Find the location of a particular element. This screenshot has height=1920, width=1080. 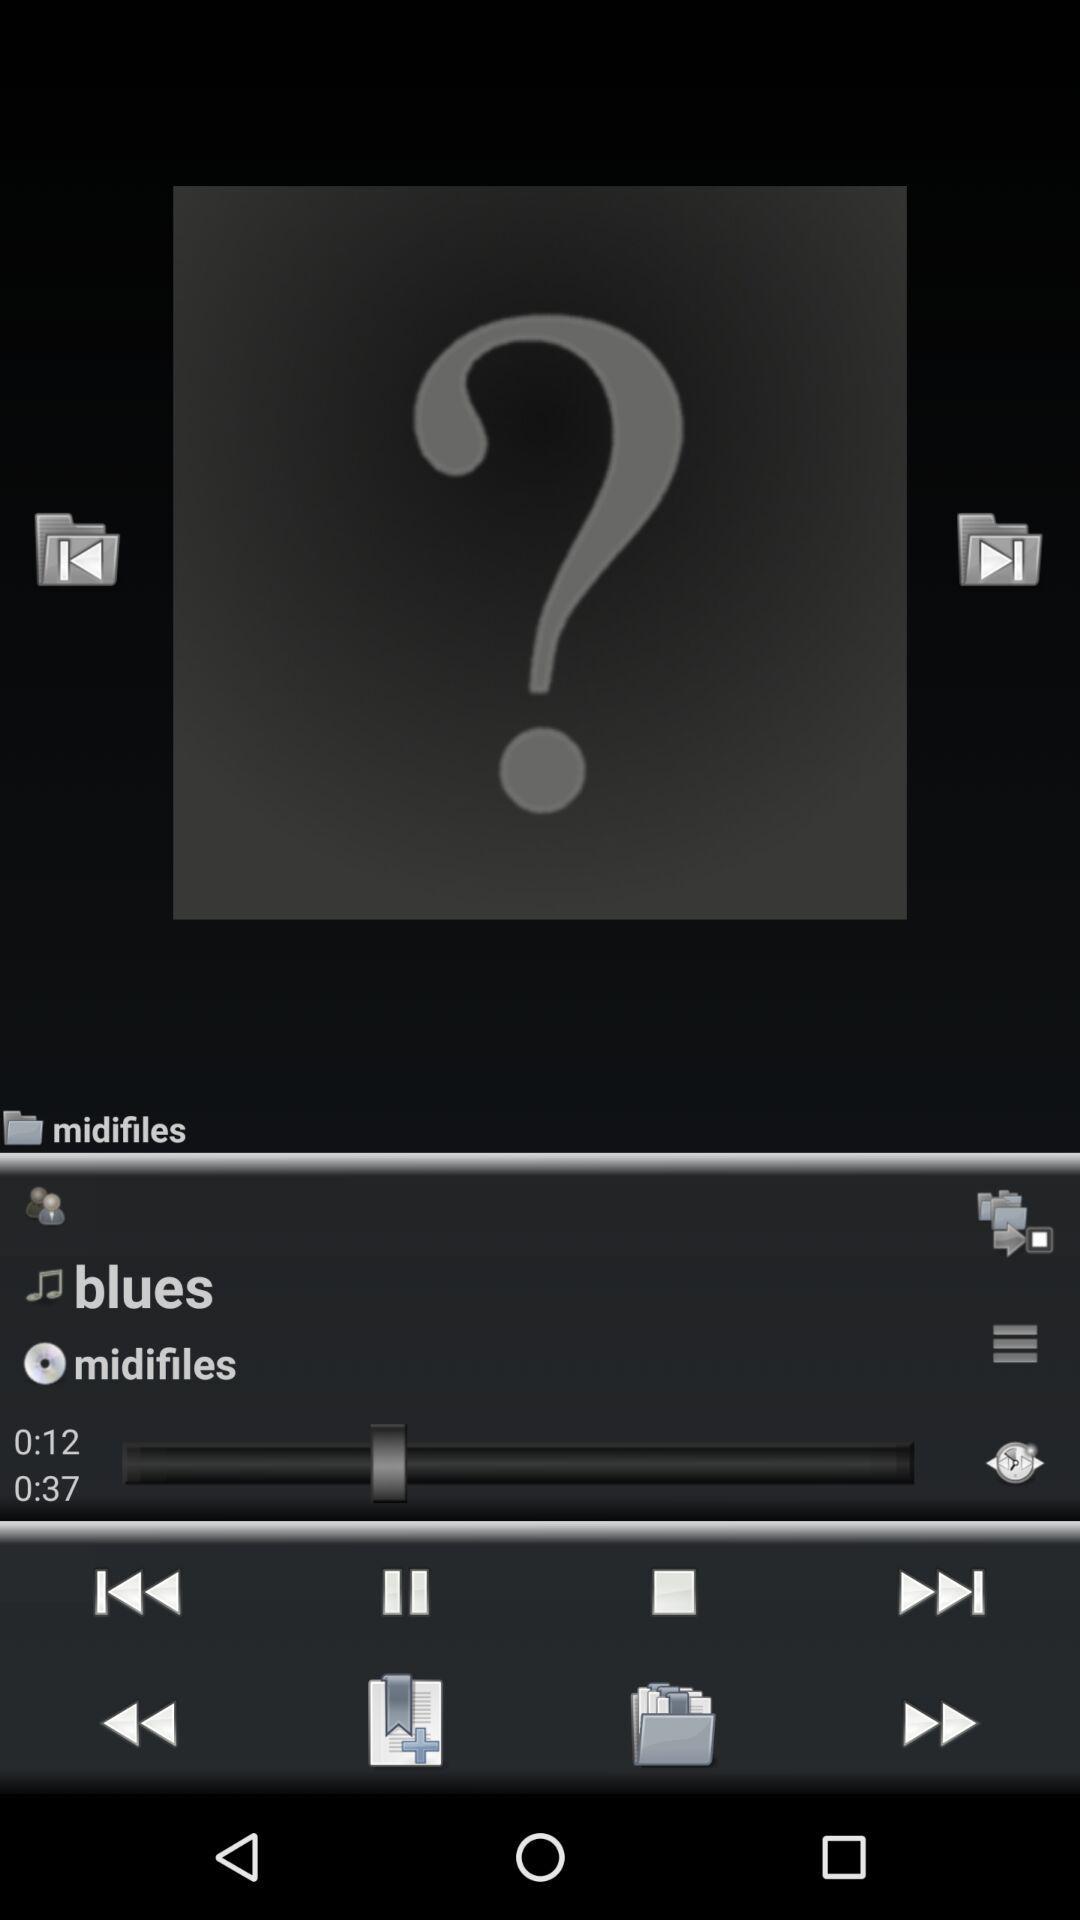

the icon at the top right corner is located at coordinates (1000, 552).